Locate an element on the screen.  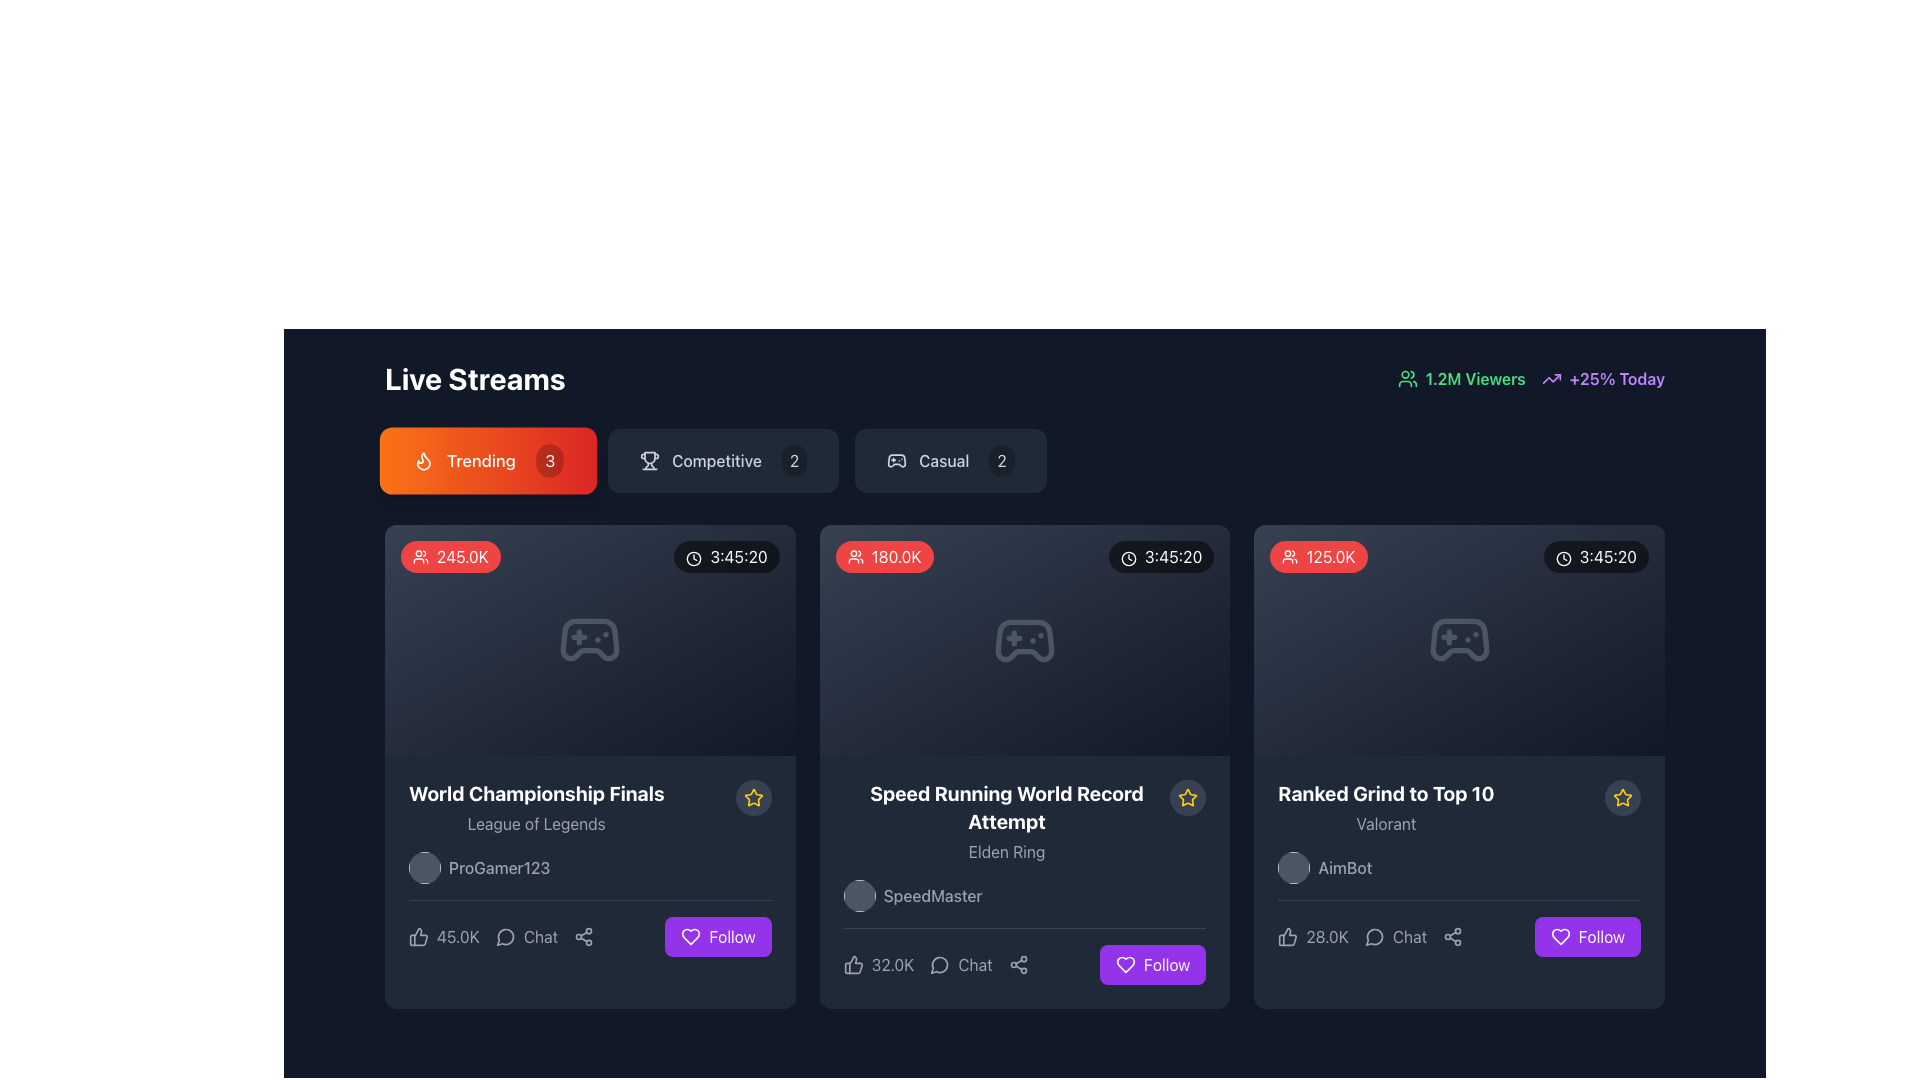
the circular button with a dark gray background containing a yellow star icon, located at the top-right corner of the 'World Championship Finals' card is located at coordinates (752, 797).